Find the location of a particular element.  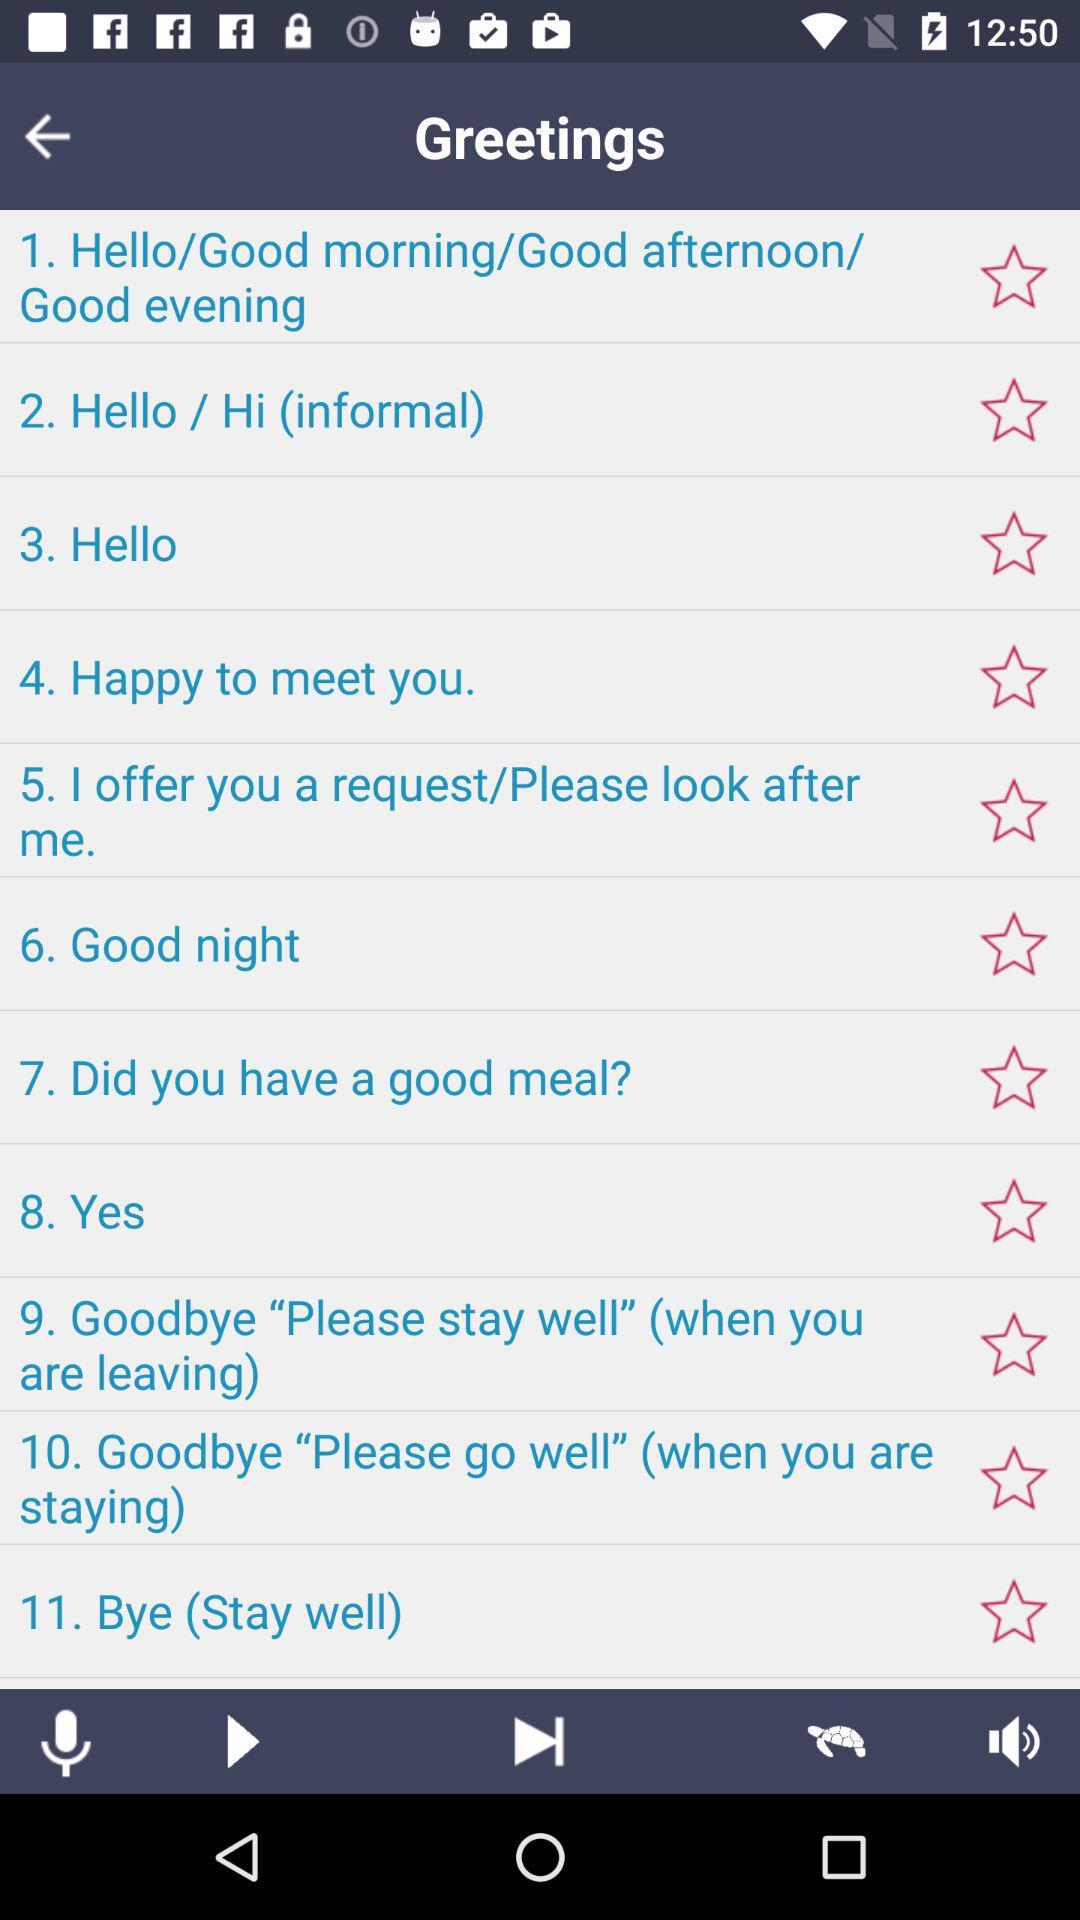

the microphone icon is located at coordinates (64, 1740).